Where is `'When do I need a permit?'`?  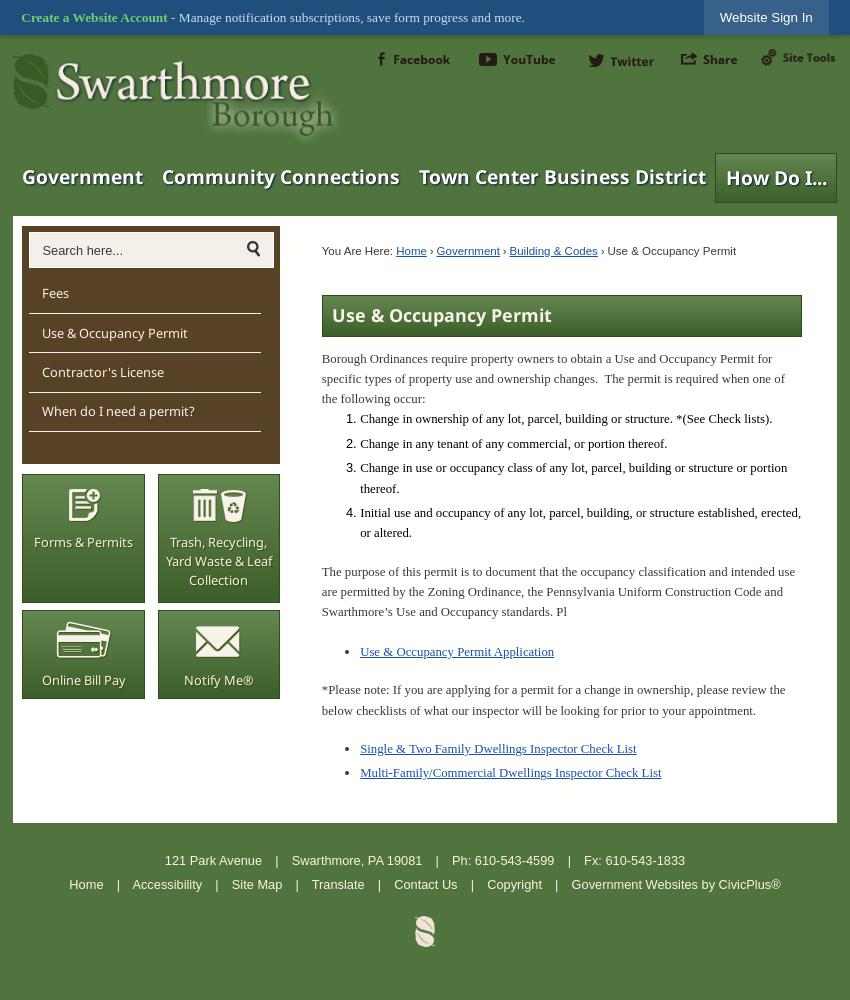
'When do I need a permit?' is located at coordinates (116, 411).